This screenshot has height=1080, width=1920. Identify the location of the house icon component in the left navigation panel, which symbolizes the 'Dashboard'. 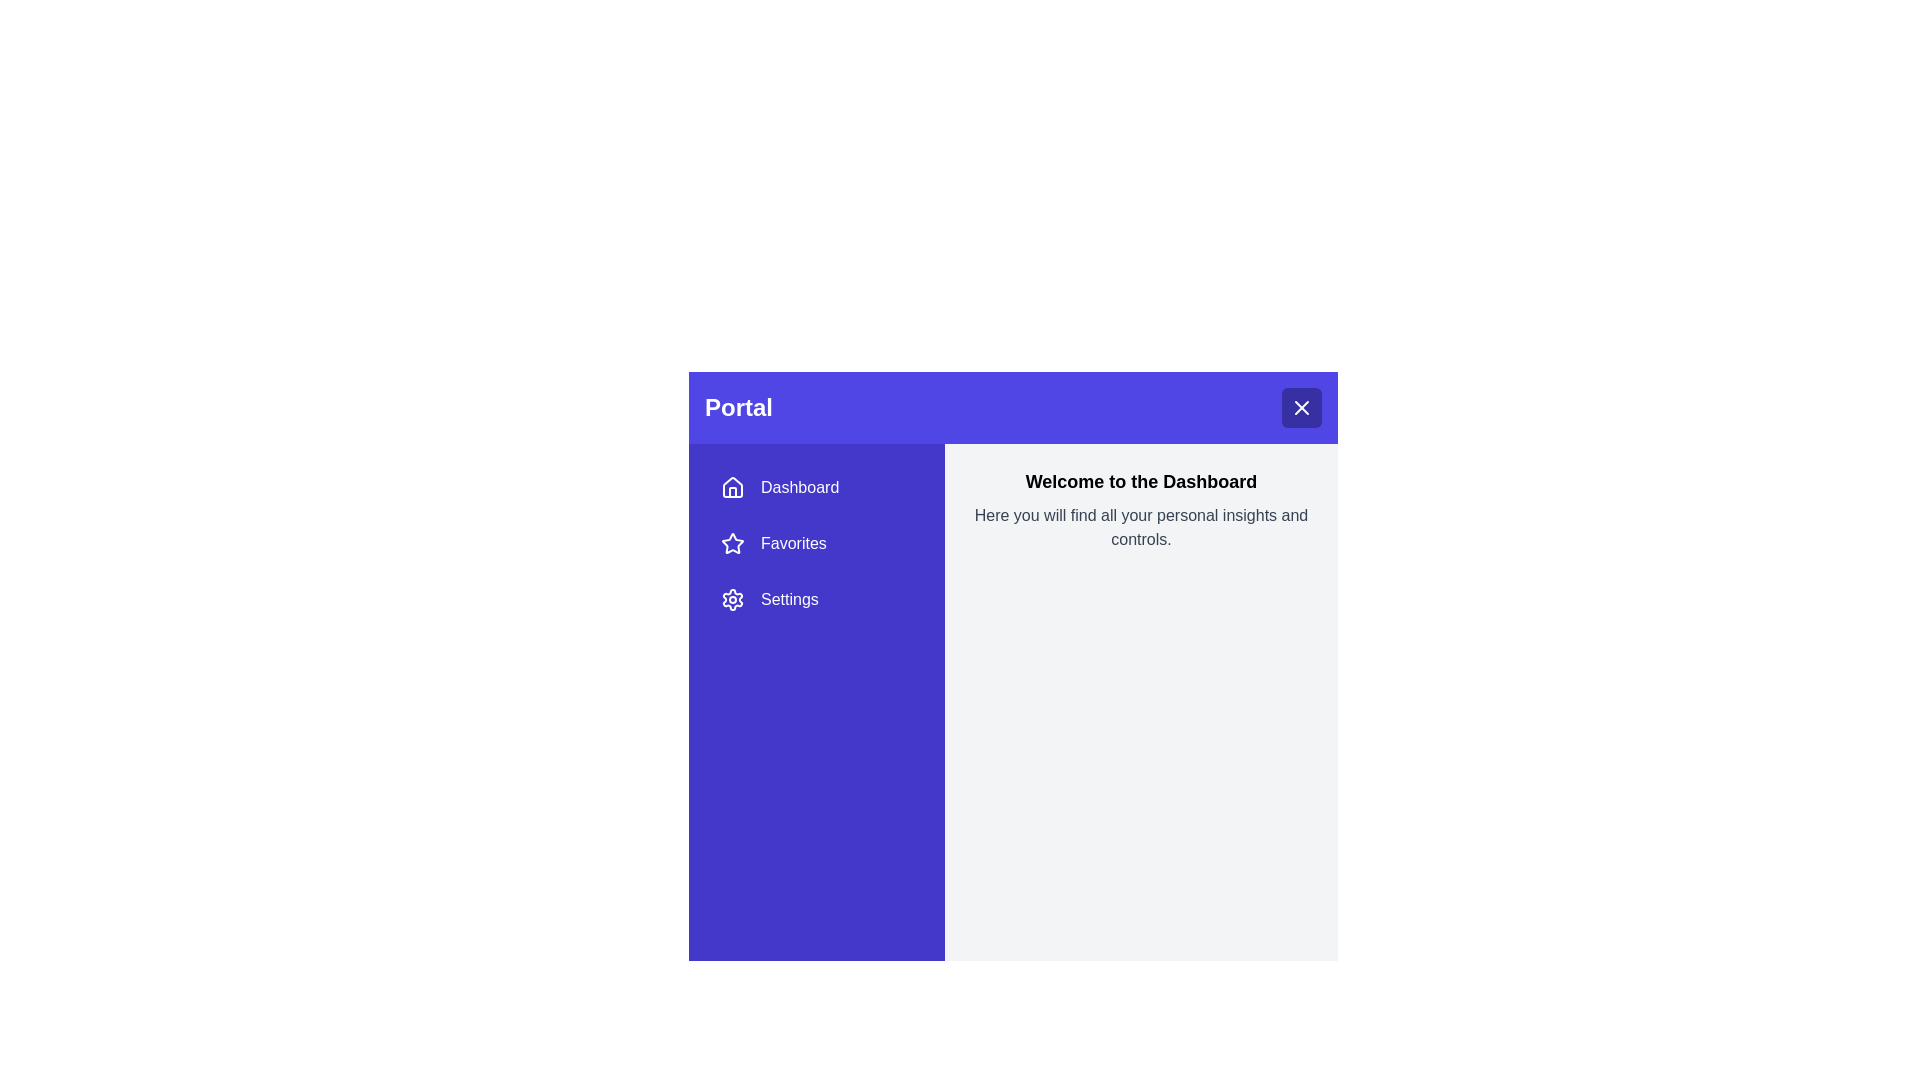
(732, 492).